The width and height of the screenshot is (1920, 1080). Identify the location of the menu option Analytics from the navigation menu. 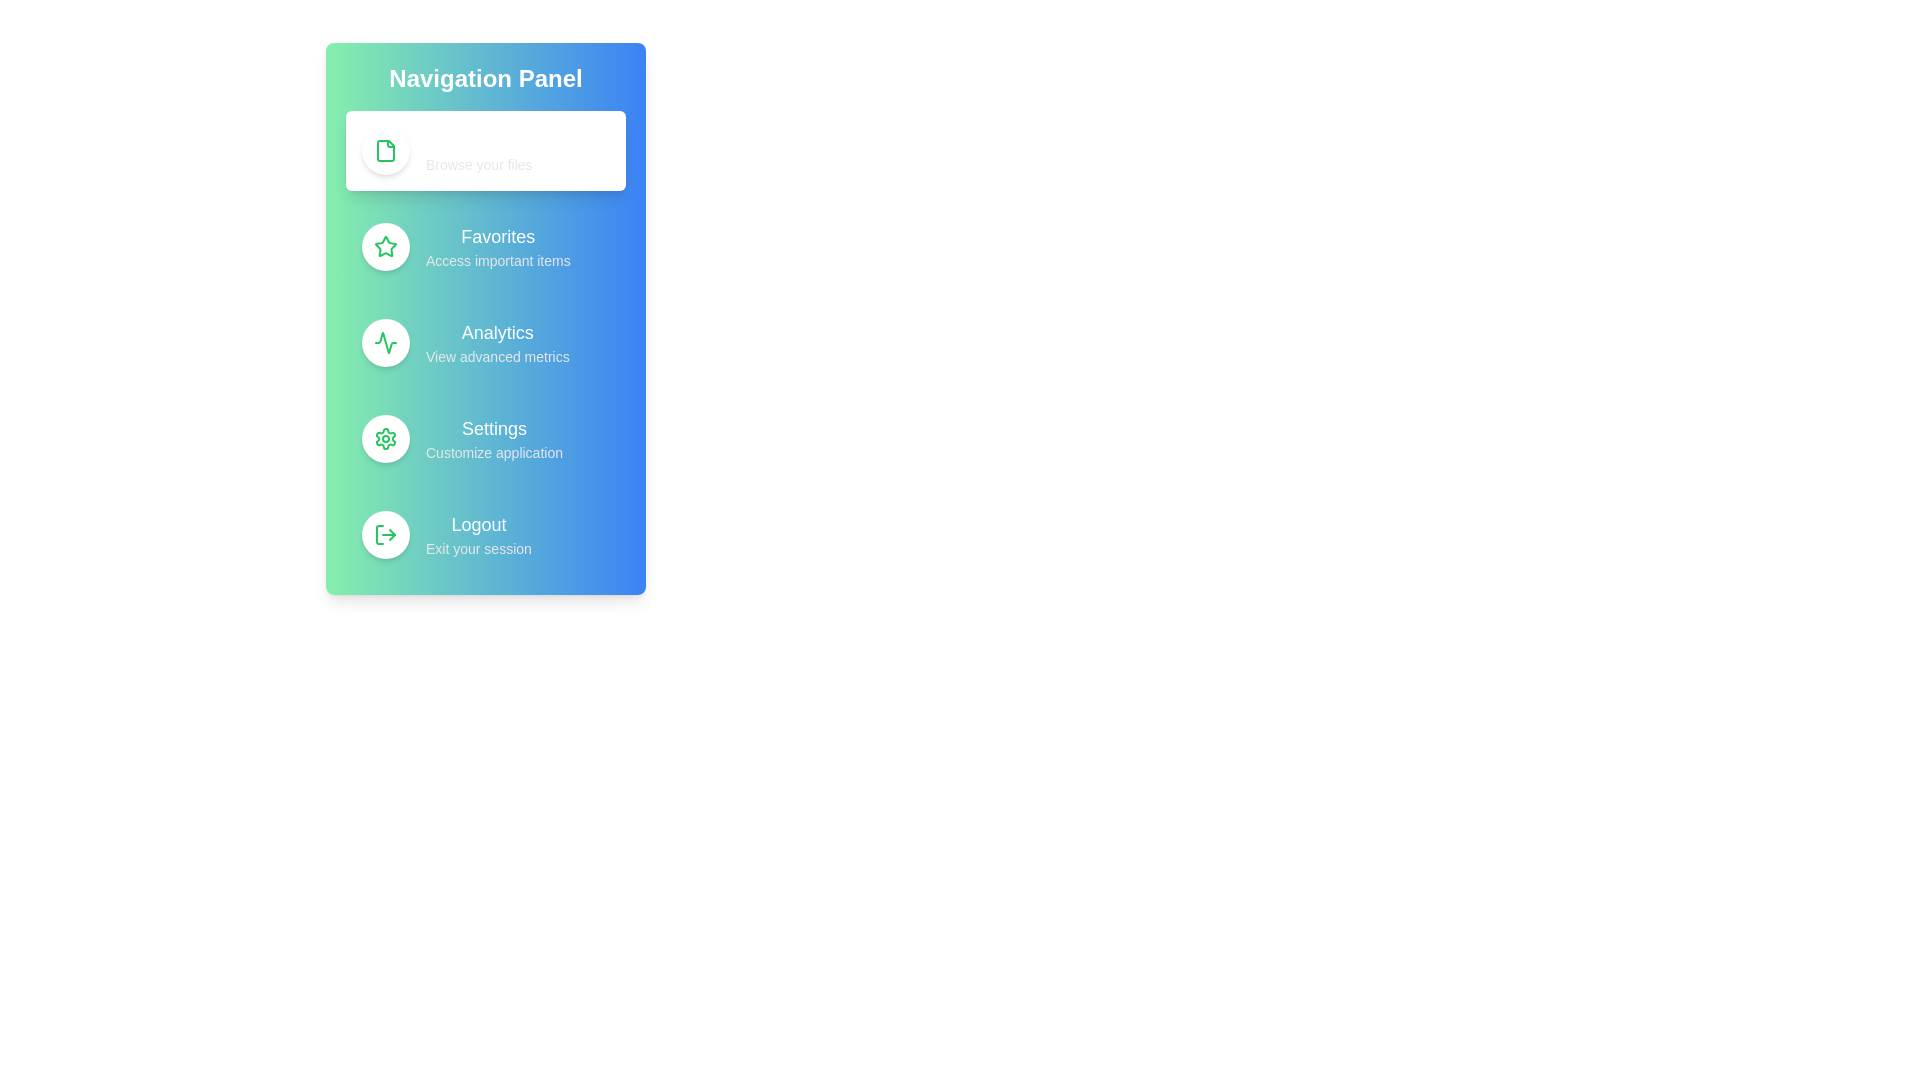
(485, 342).